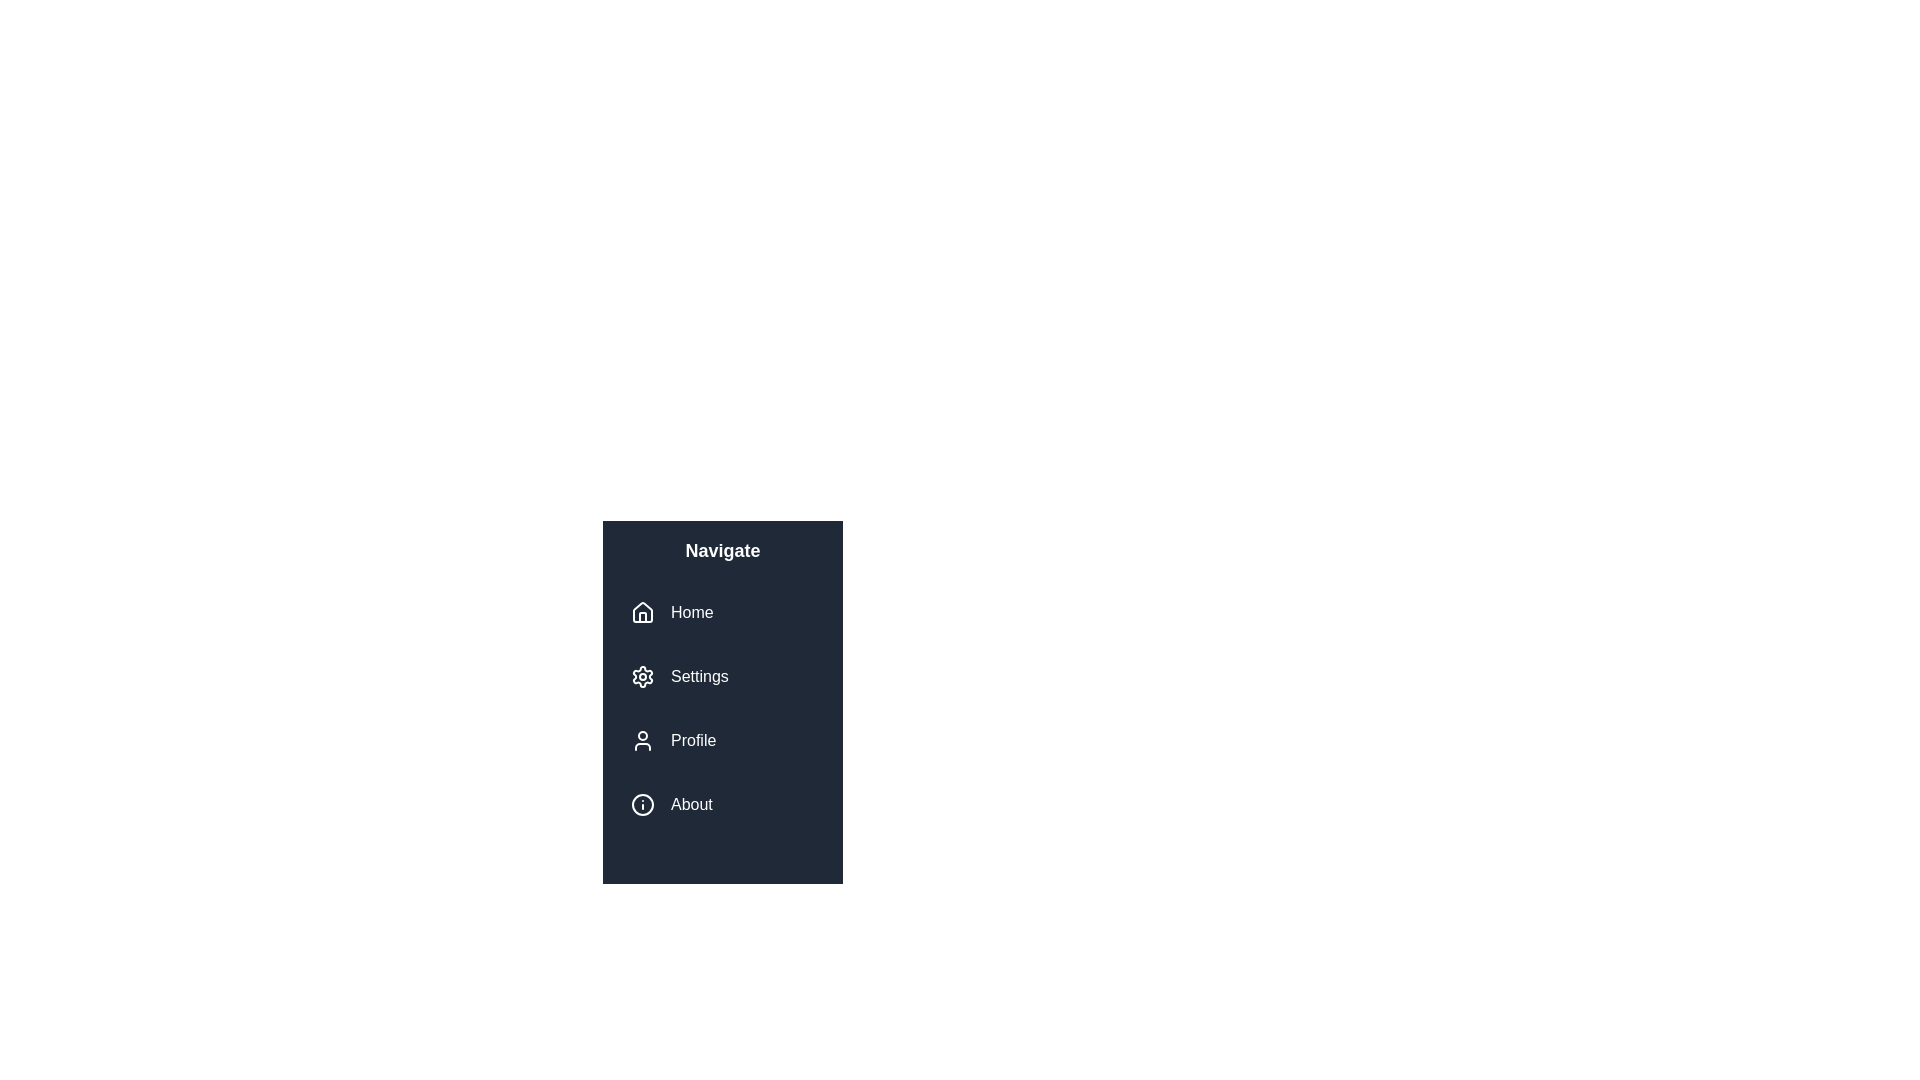  I want to click on the central circular SVG element within the 'About' menu item icon located at the bottom of the navigation menu, so click(643, 804).